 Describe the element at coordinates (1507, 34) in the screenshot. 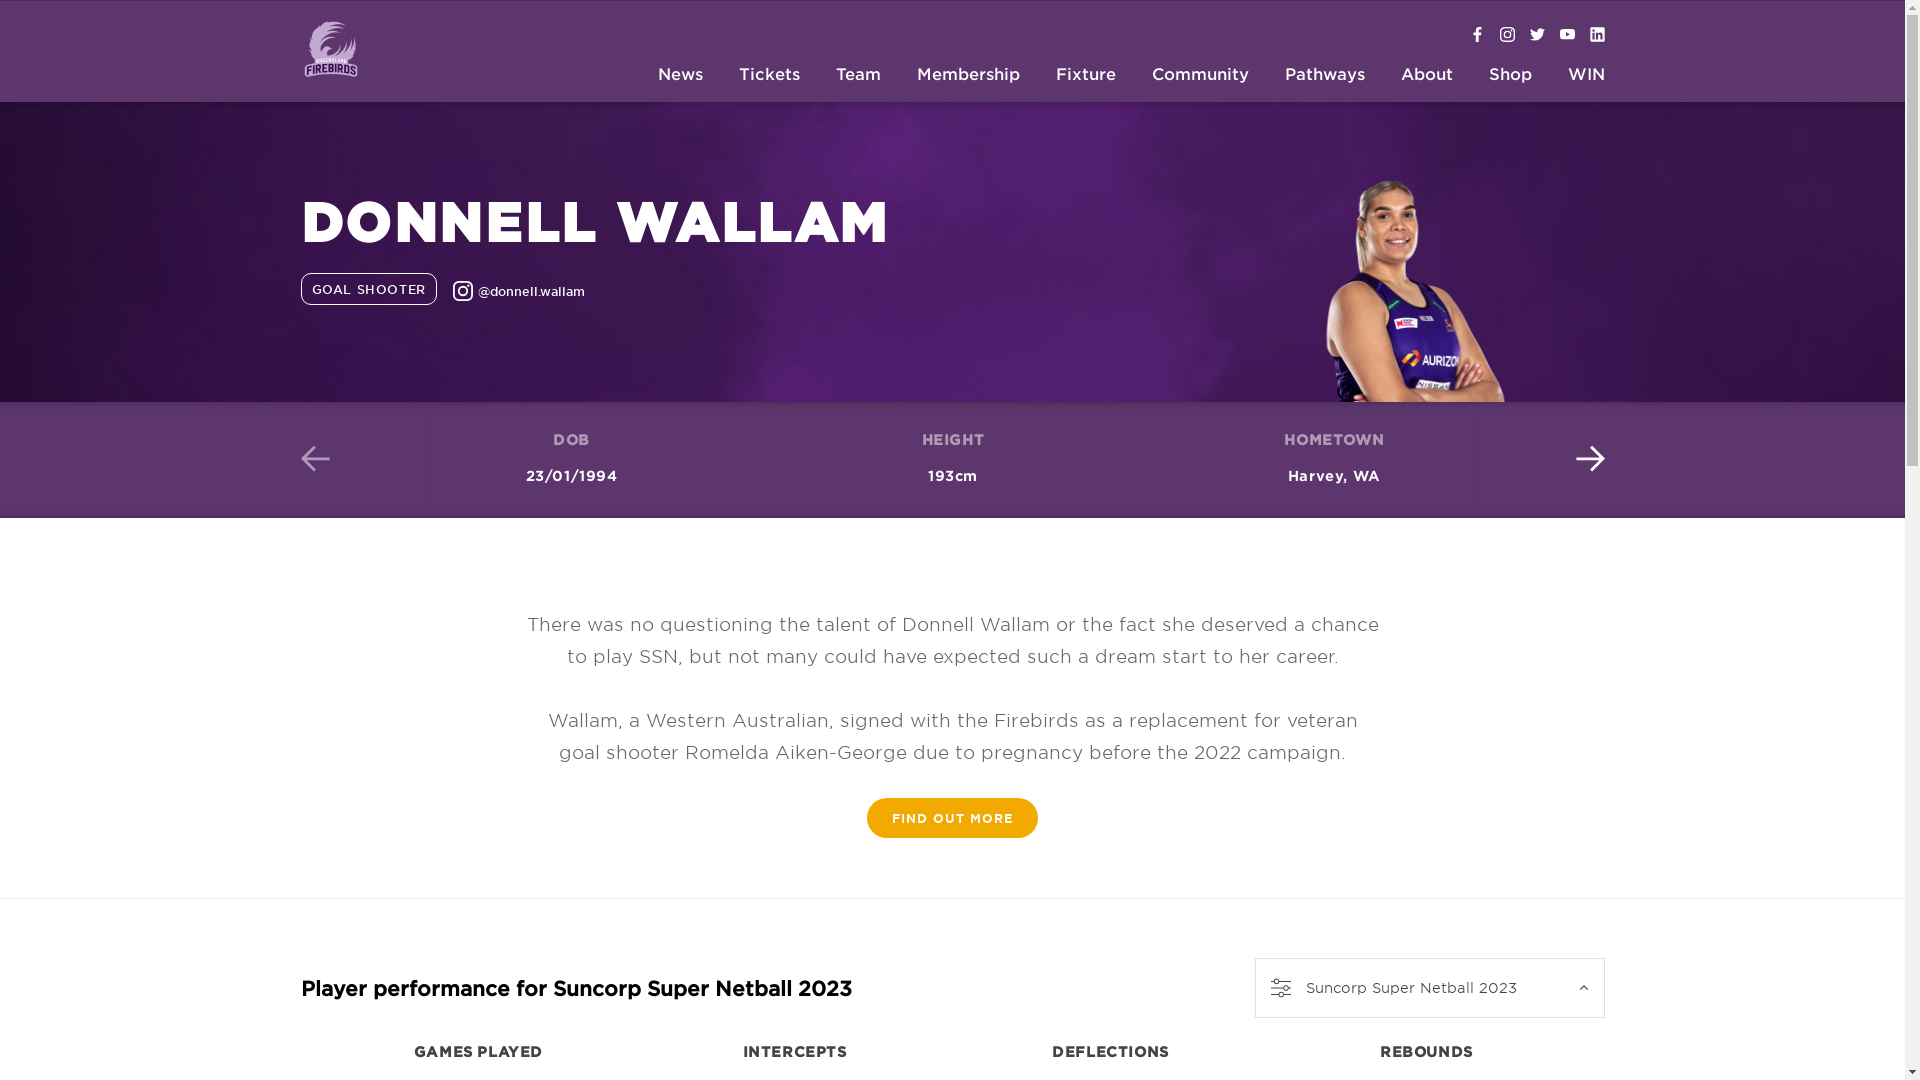

I see `'@firebirdsqld'` at that location.